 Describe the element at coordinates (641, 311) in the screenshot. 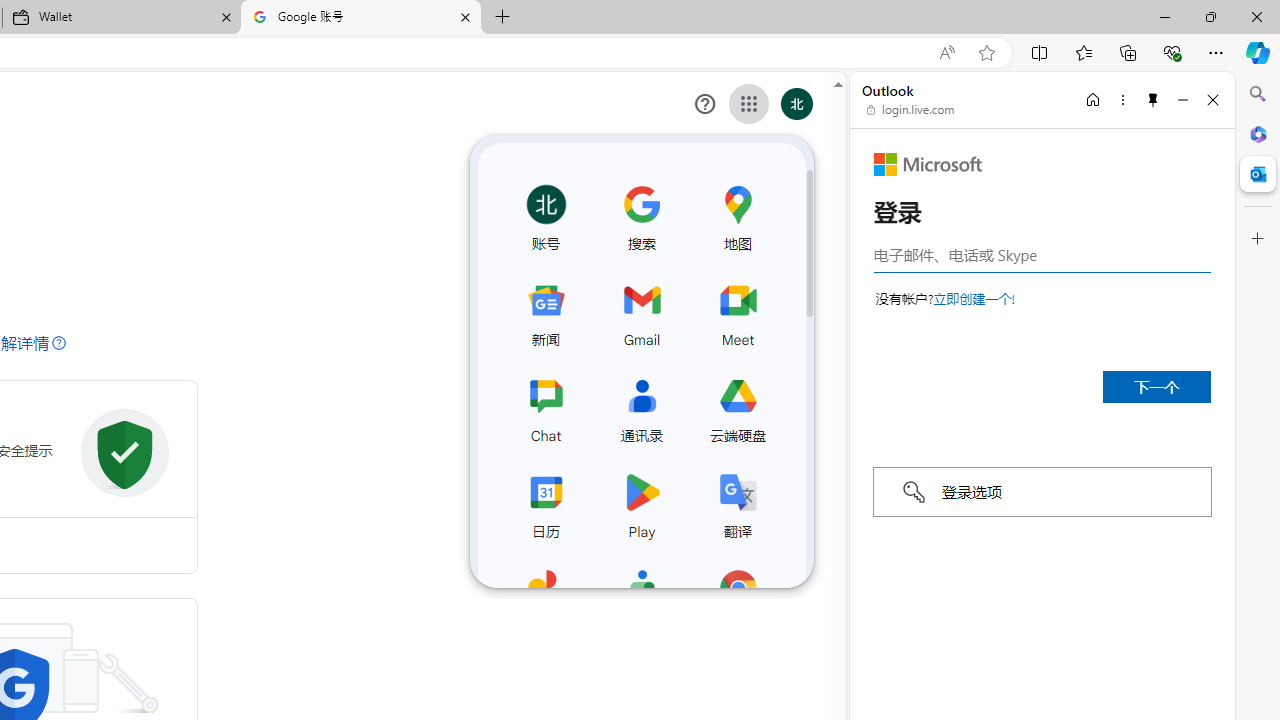

I see `'Gmail'` at that location.